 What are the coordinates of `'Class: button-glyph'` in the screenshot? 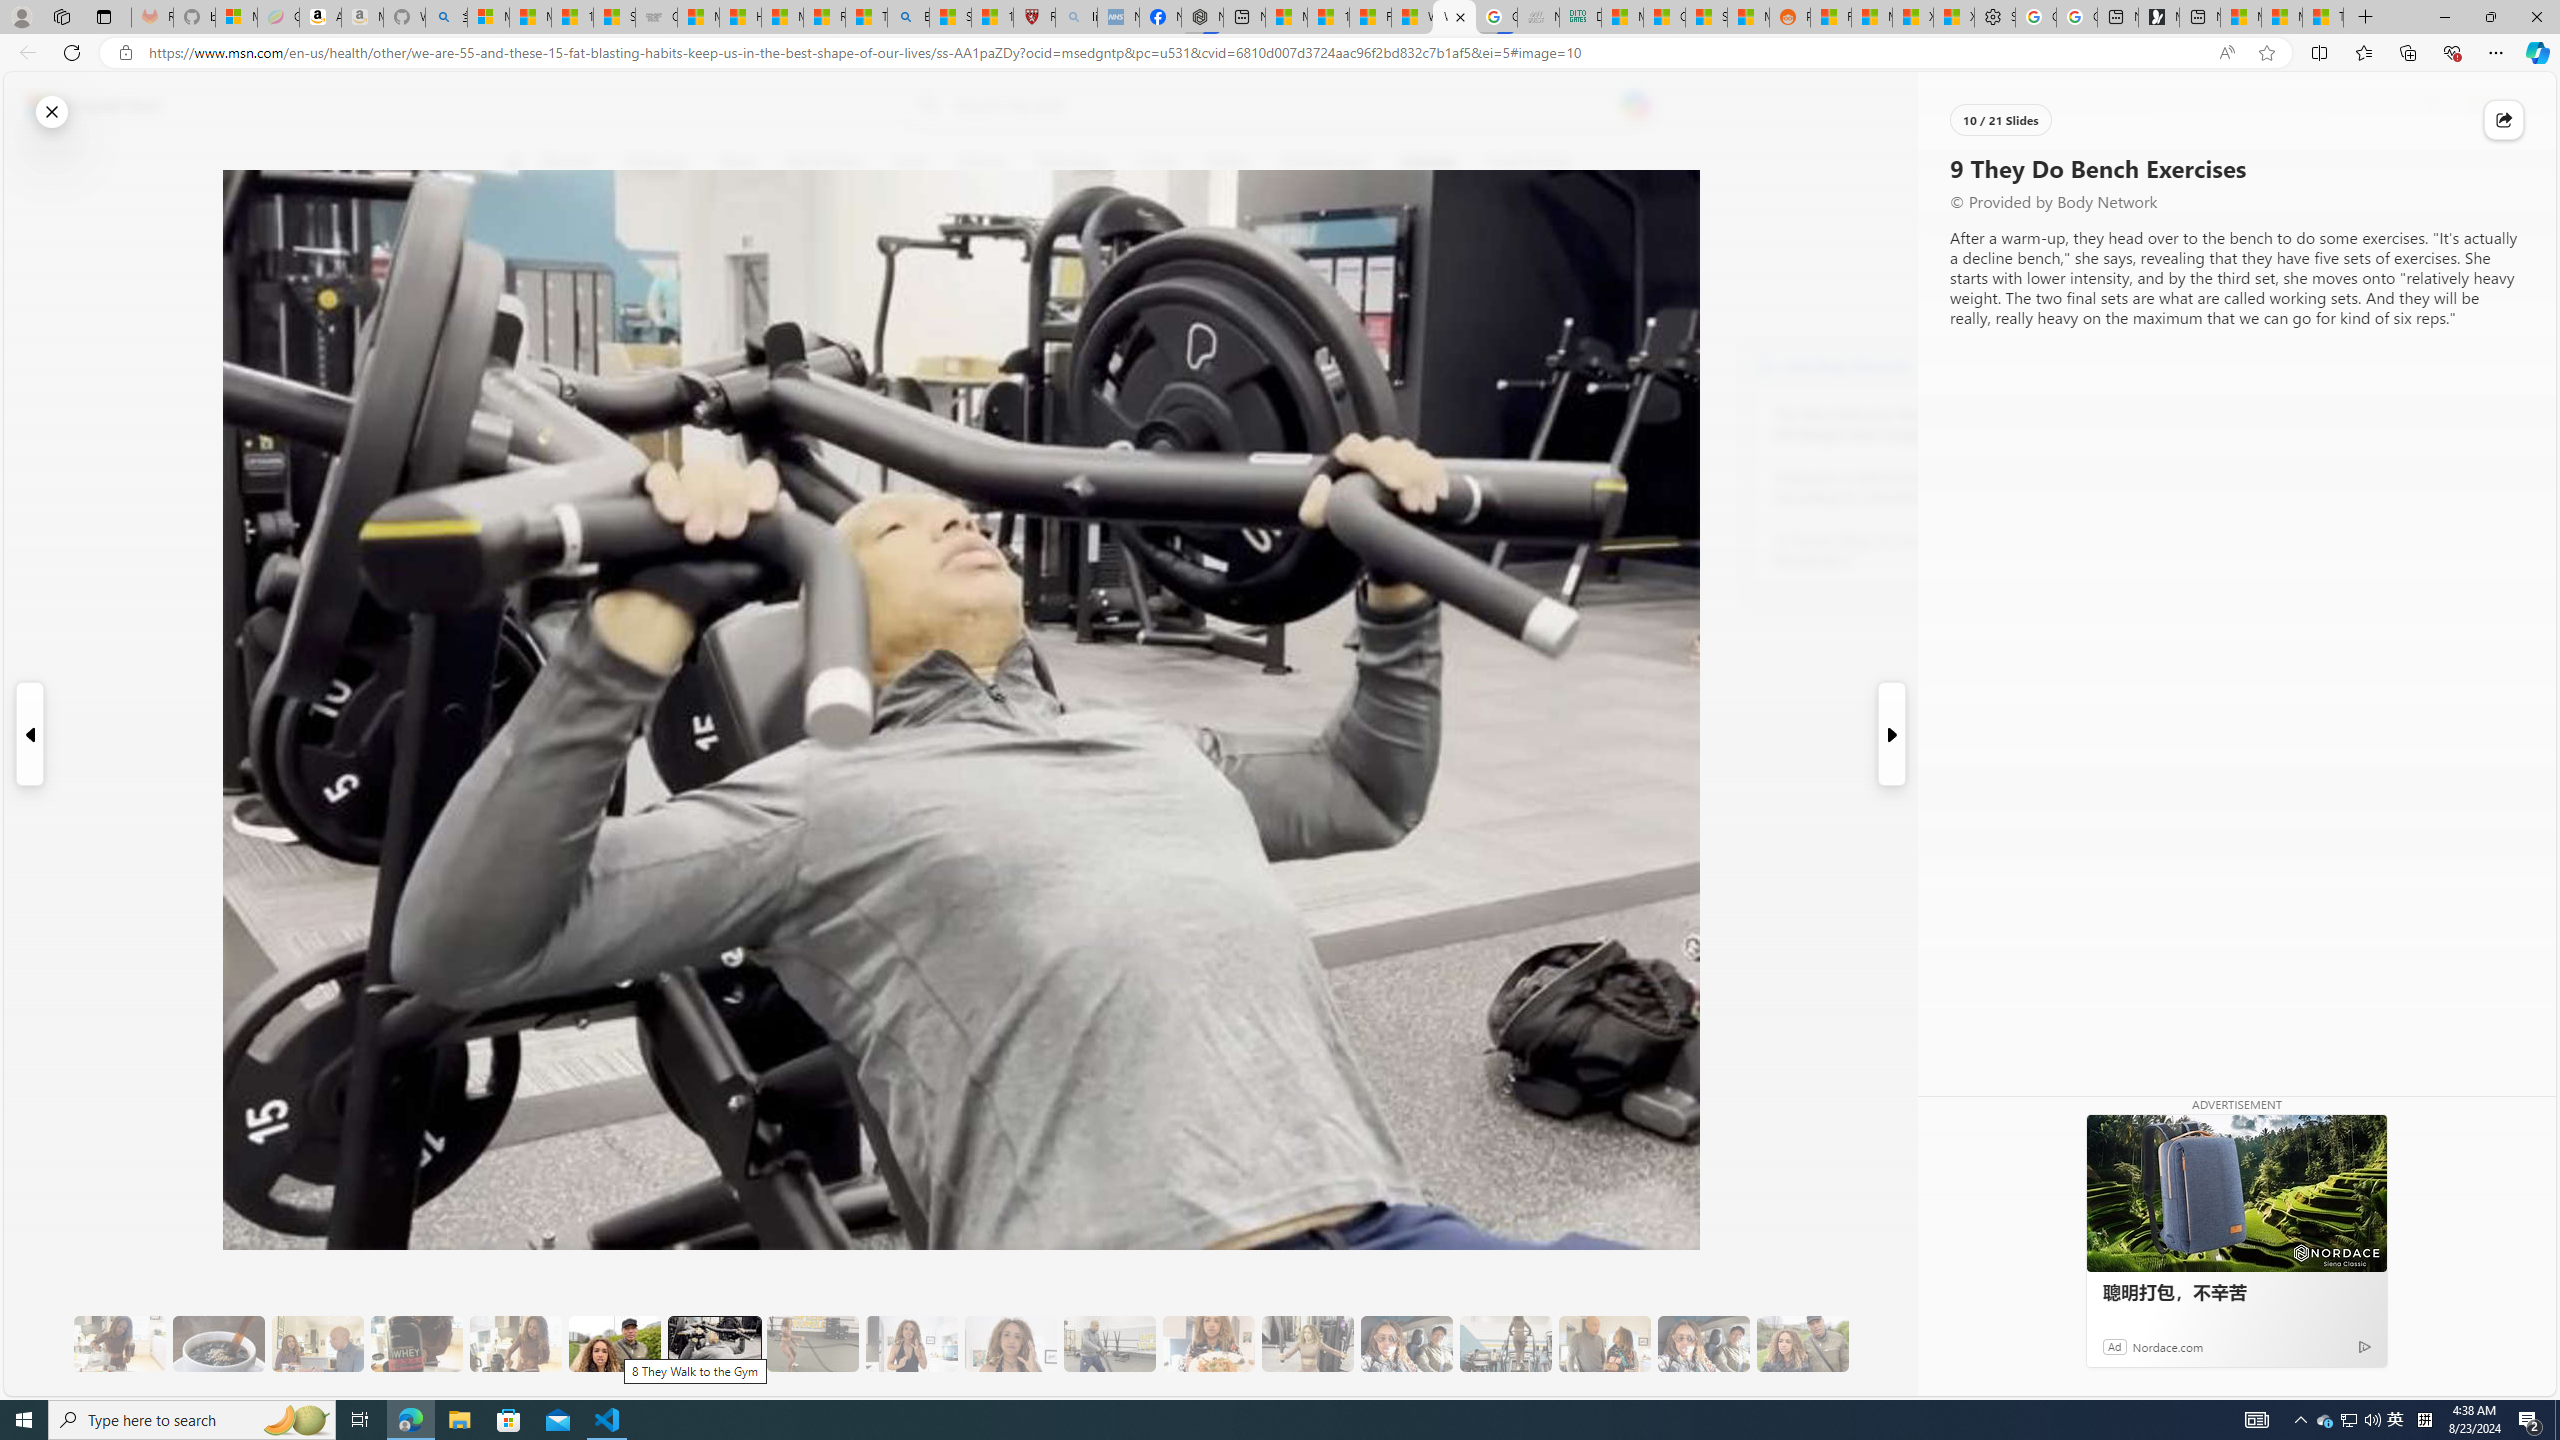 It's located at (513, 162).